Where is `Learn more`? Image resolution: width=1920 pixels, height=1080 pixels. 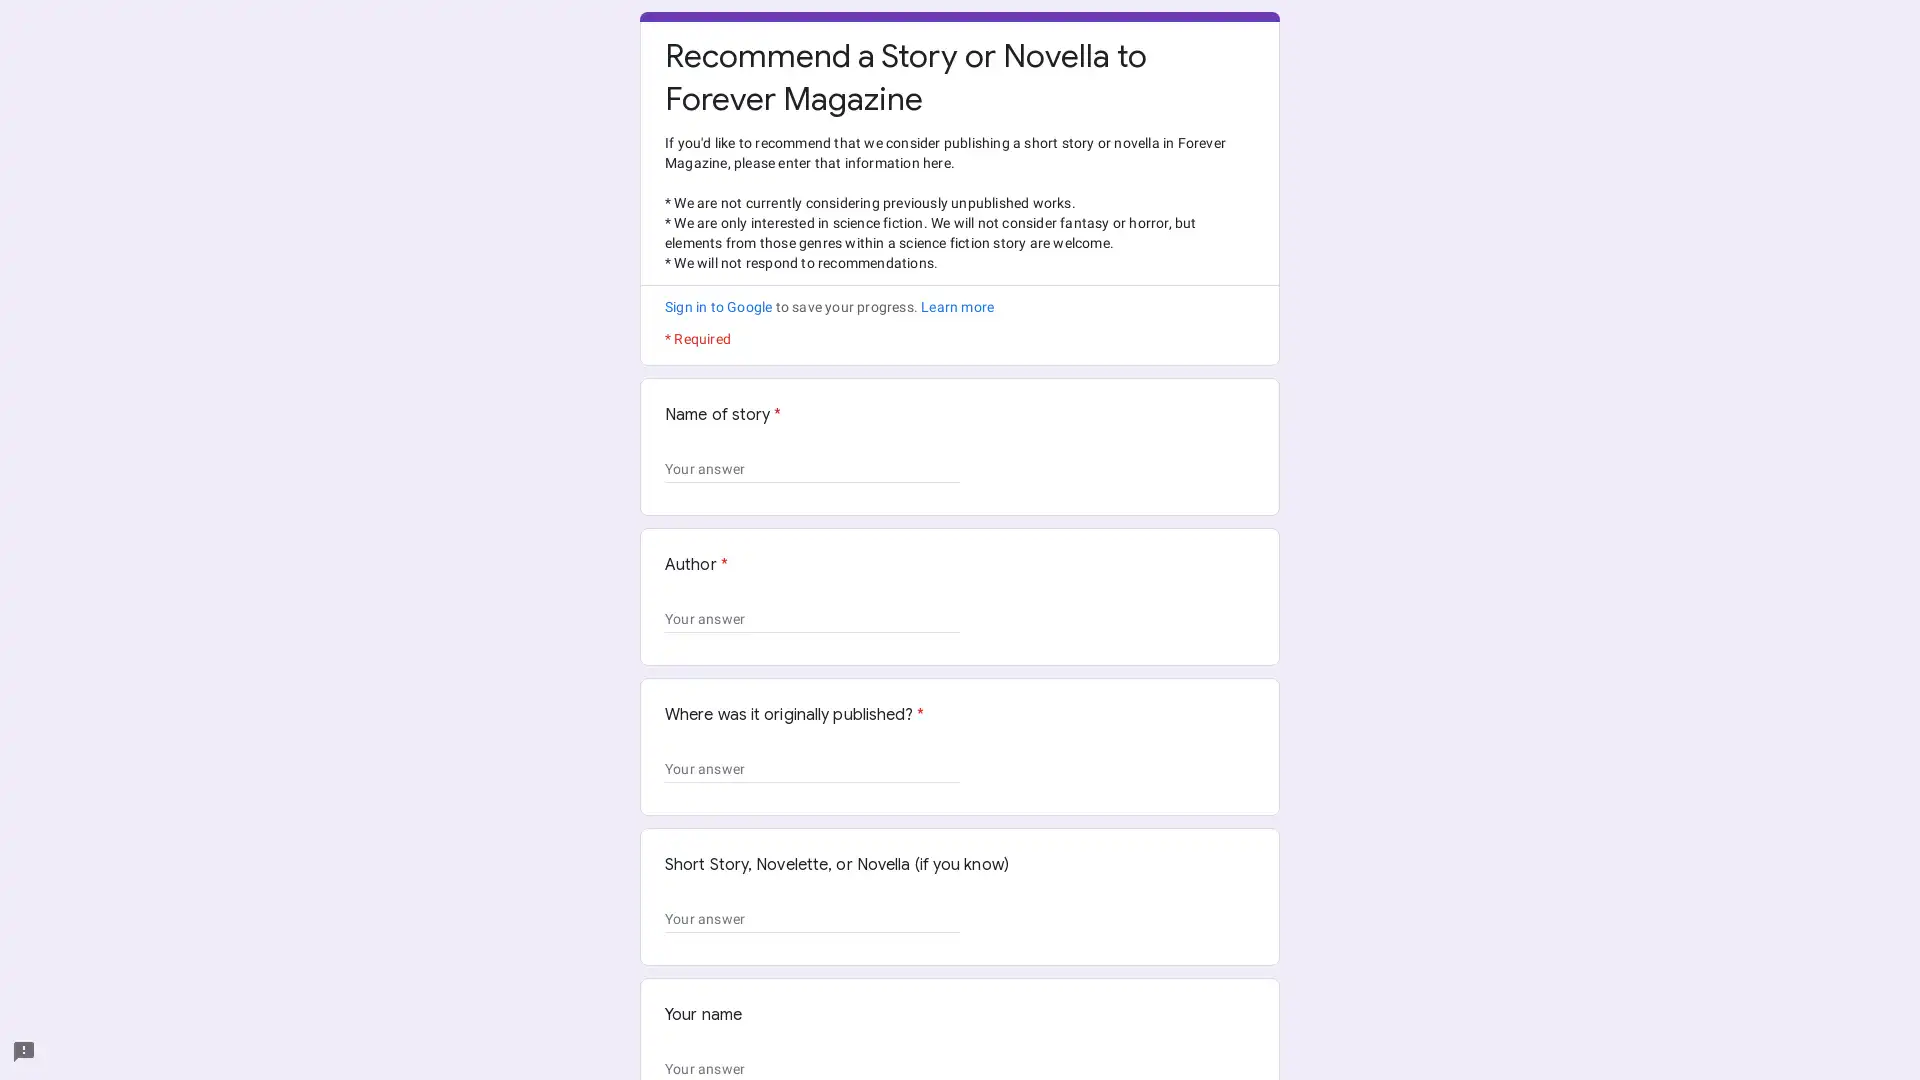
Learn more is located at coordinates (956, 307).